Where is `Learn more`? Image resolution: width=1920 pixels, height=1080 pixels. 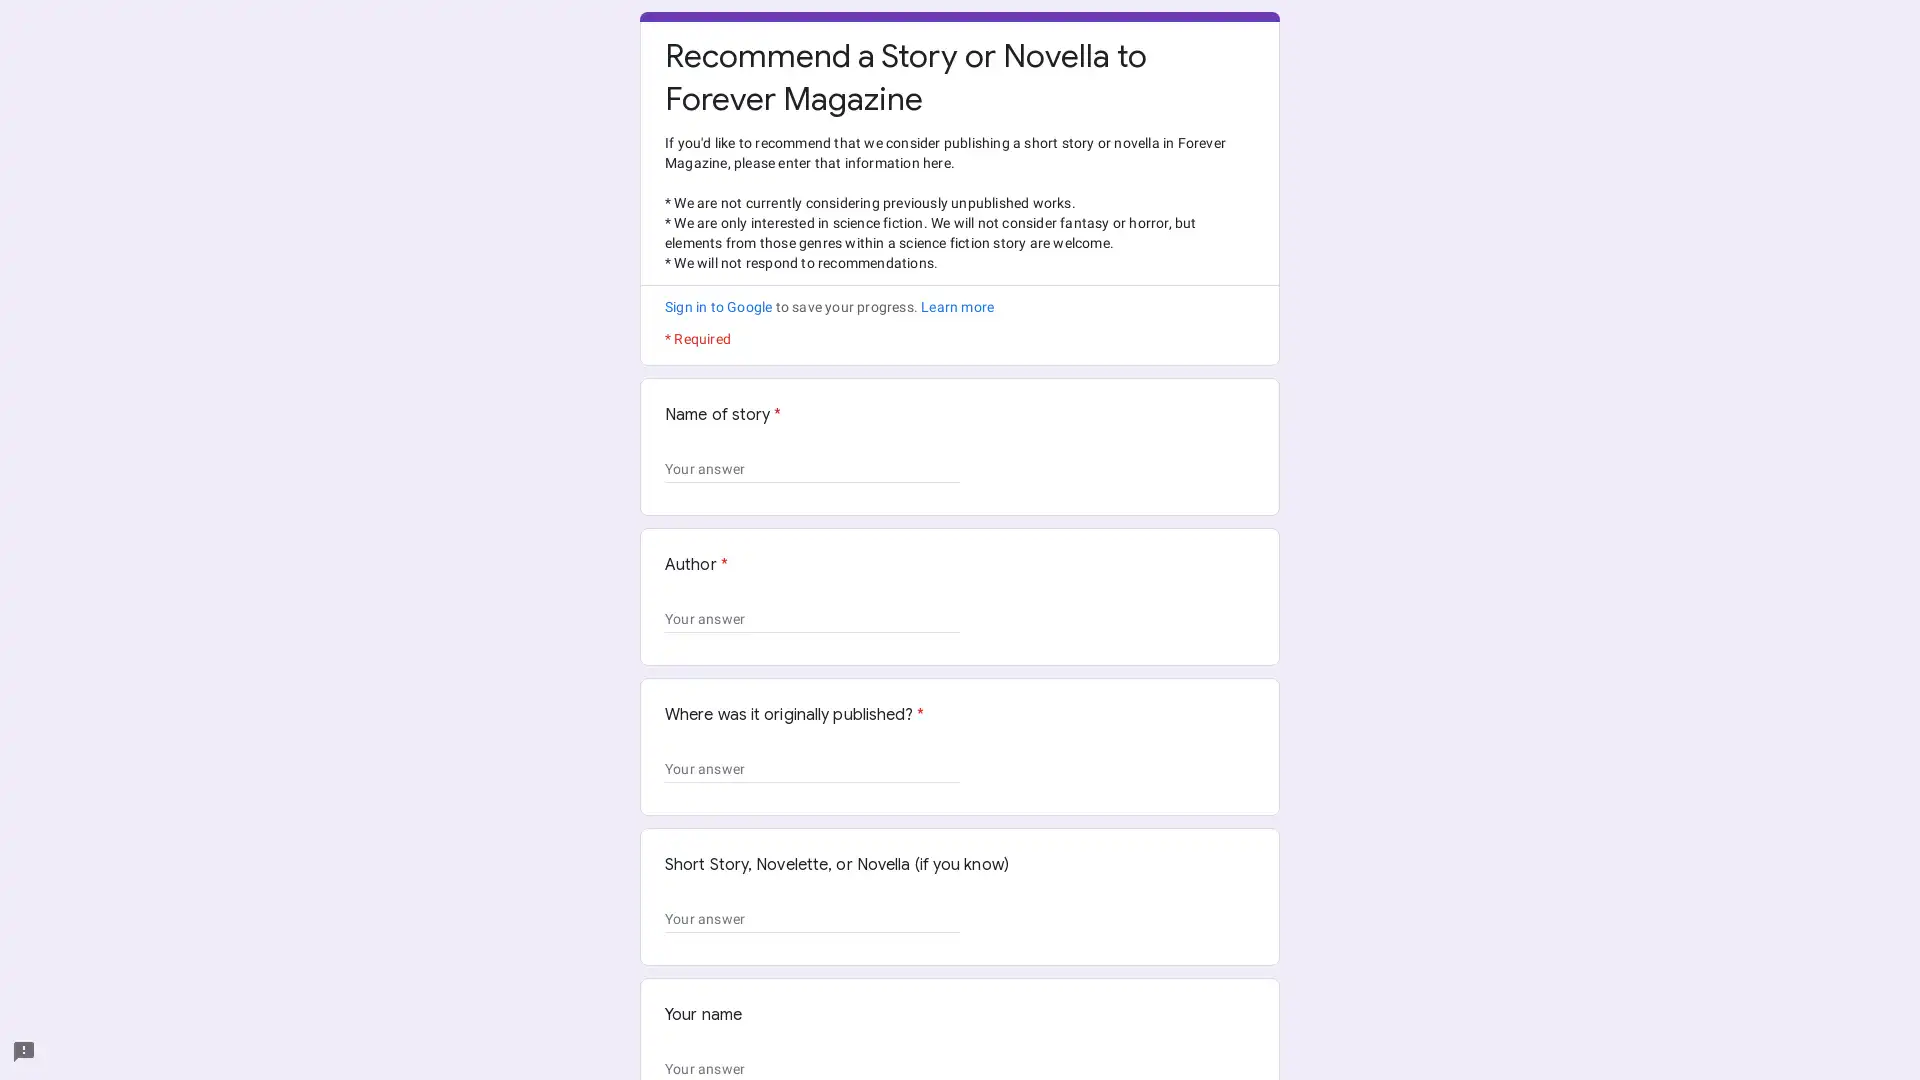
Learn more is located at coordinates (956, 307).